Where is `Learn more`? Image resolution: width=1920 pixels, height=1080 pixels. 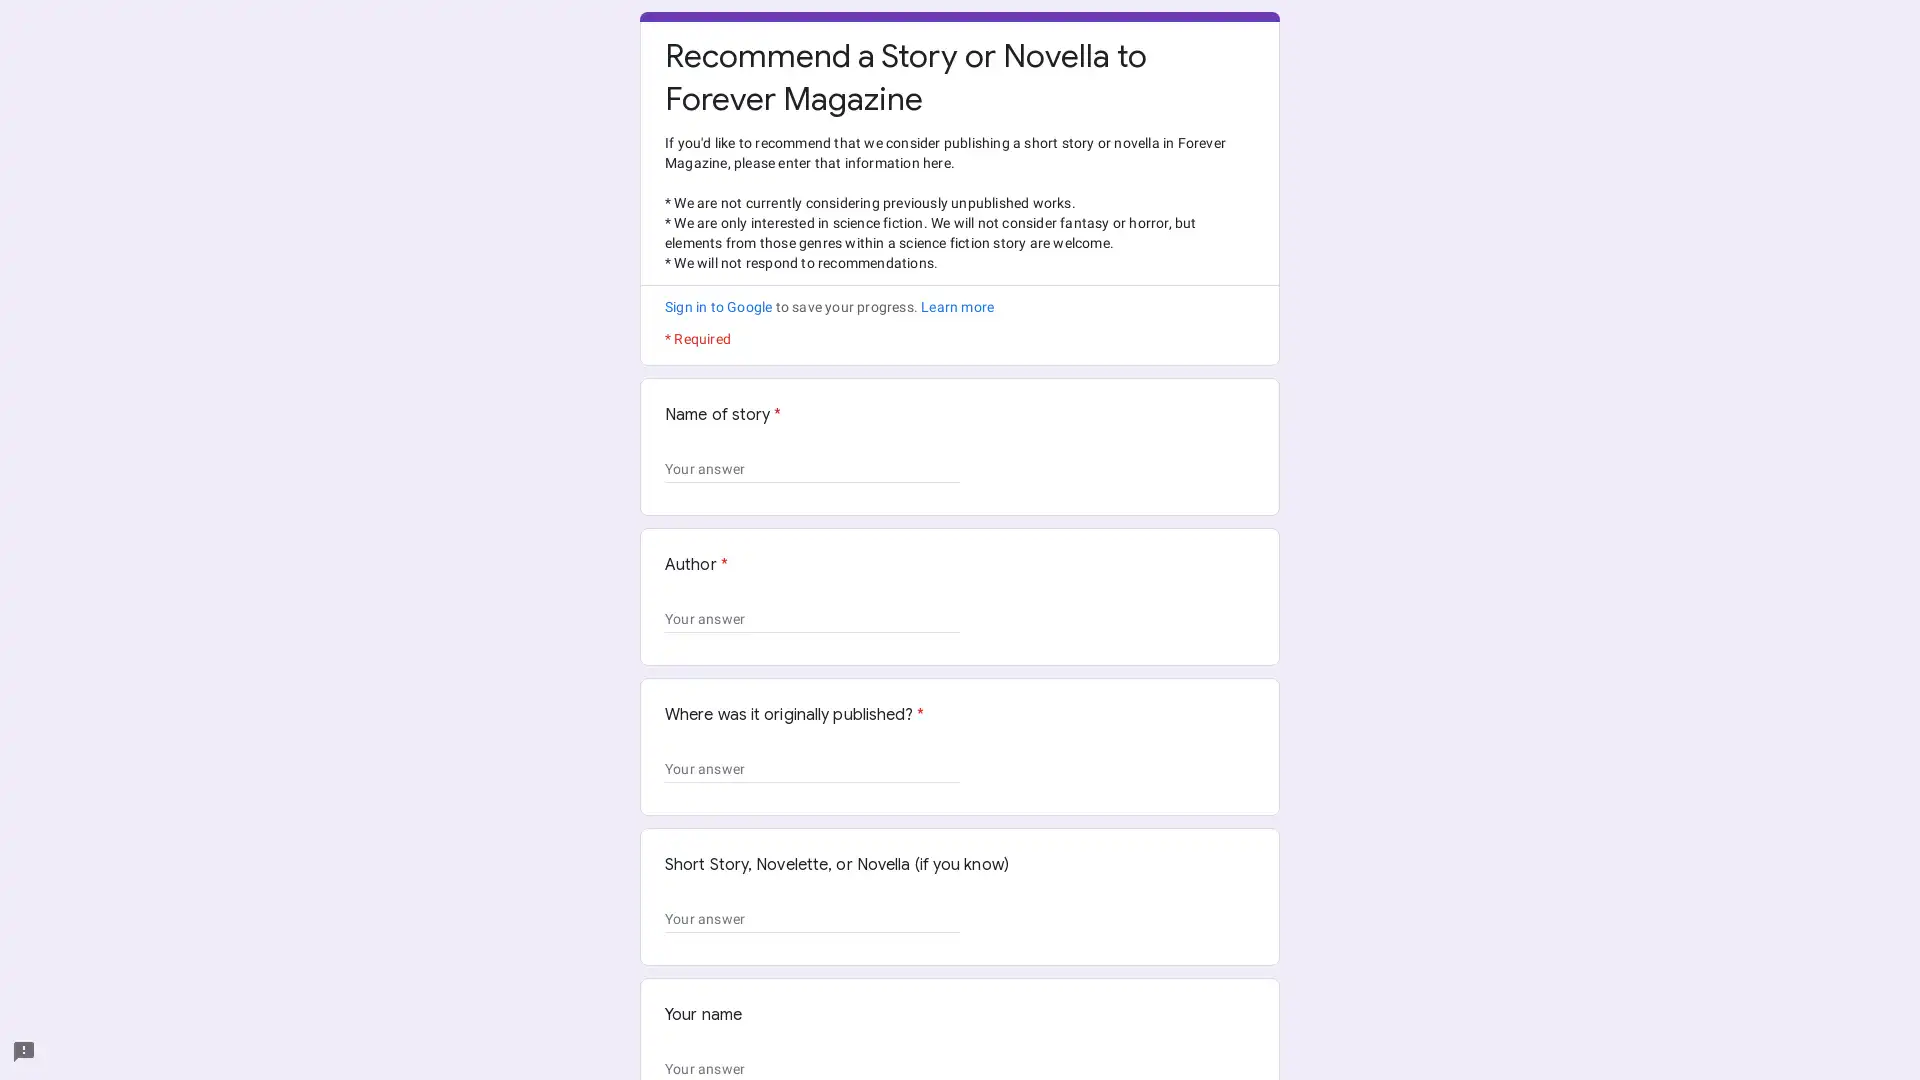
Learn more is located at coordinates (956, 307).